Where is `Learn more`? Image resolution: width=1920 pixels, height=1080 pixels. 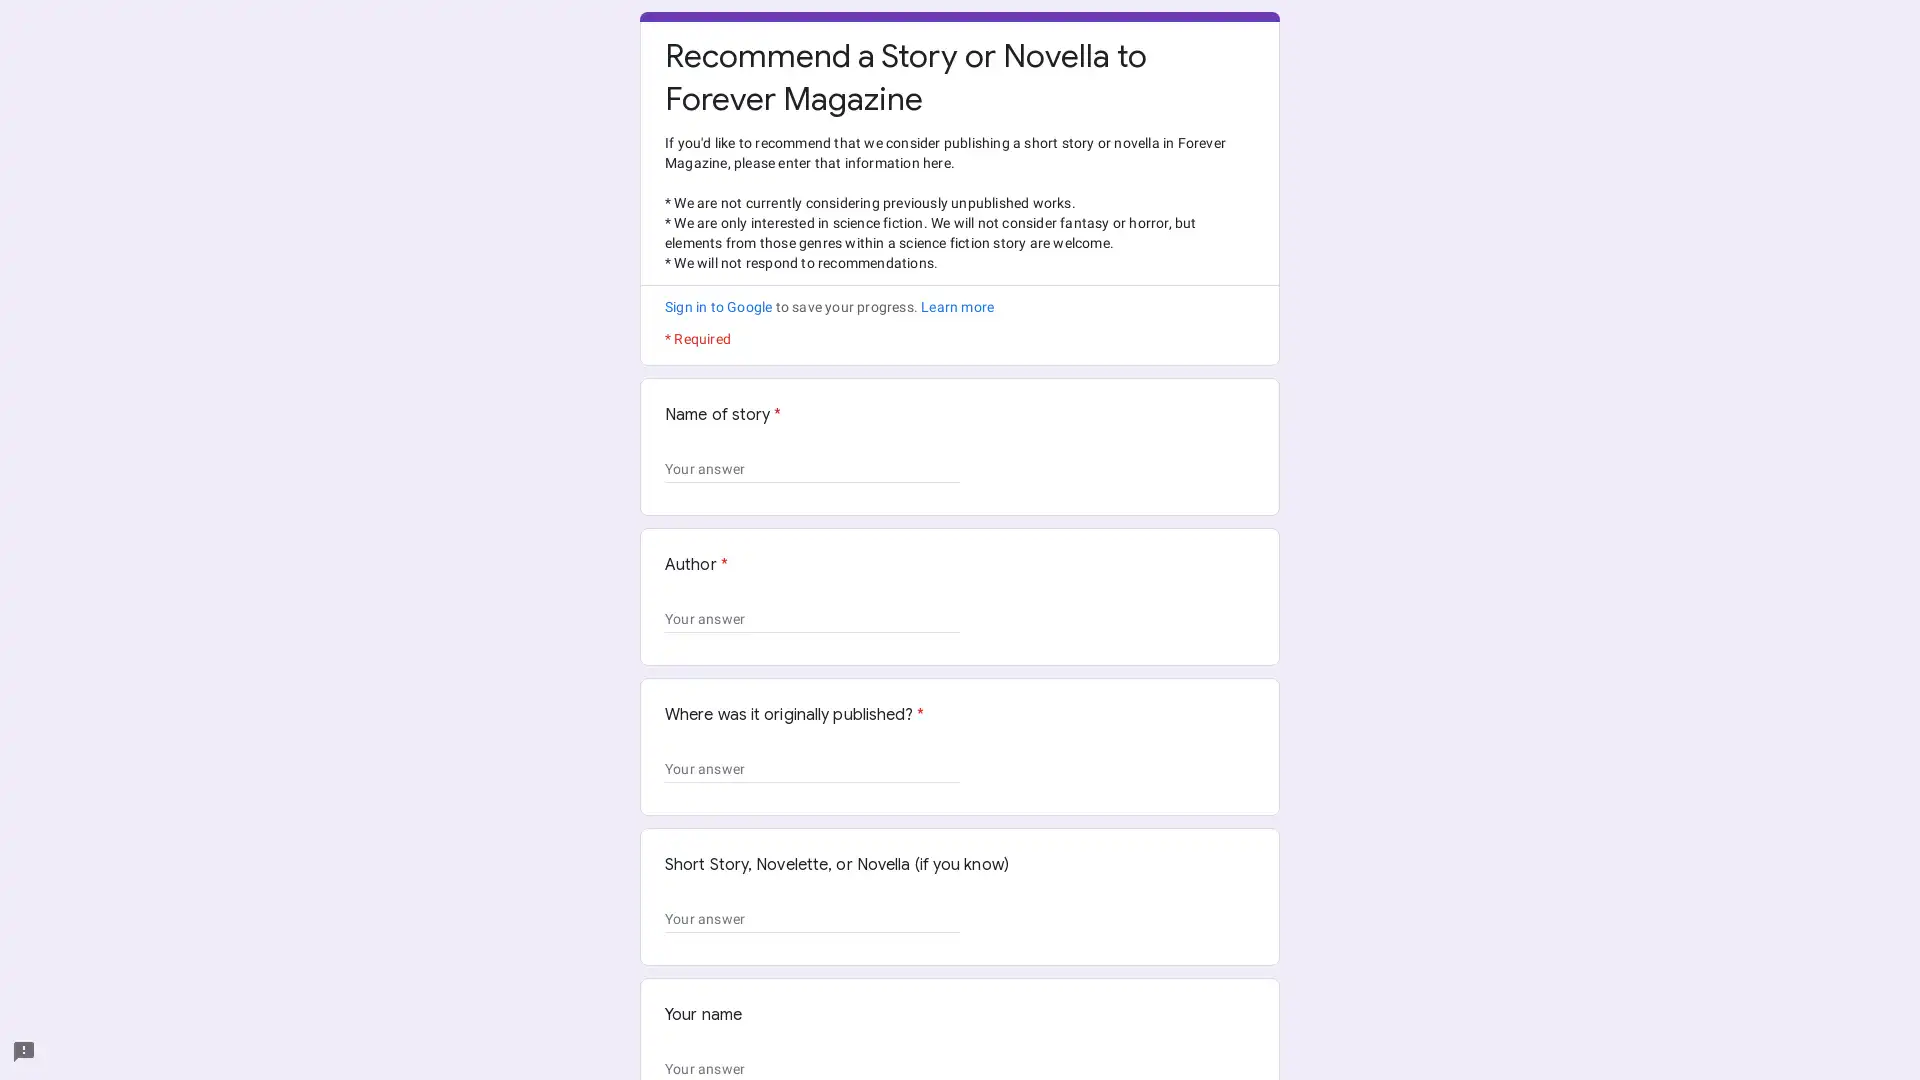
Learn more is located at coordinates (956, 307).